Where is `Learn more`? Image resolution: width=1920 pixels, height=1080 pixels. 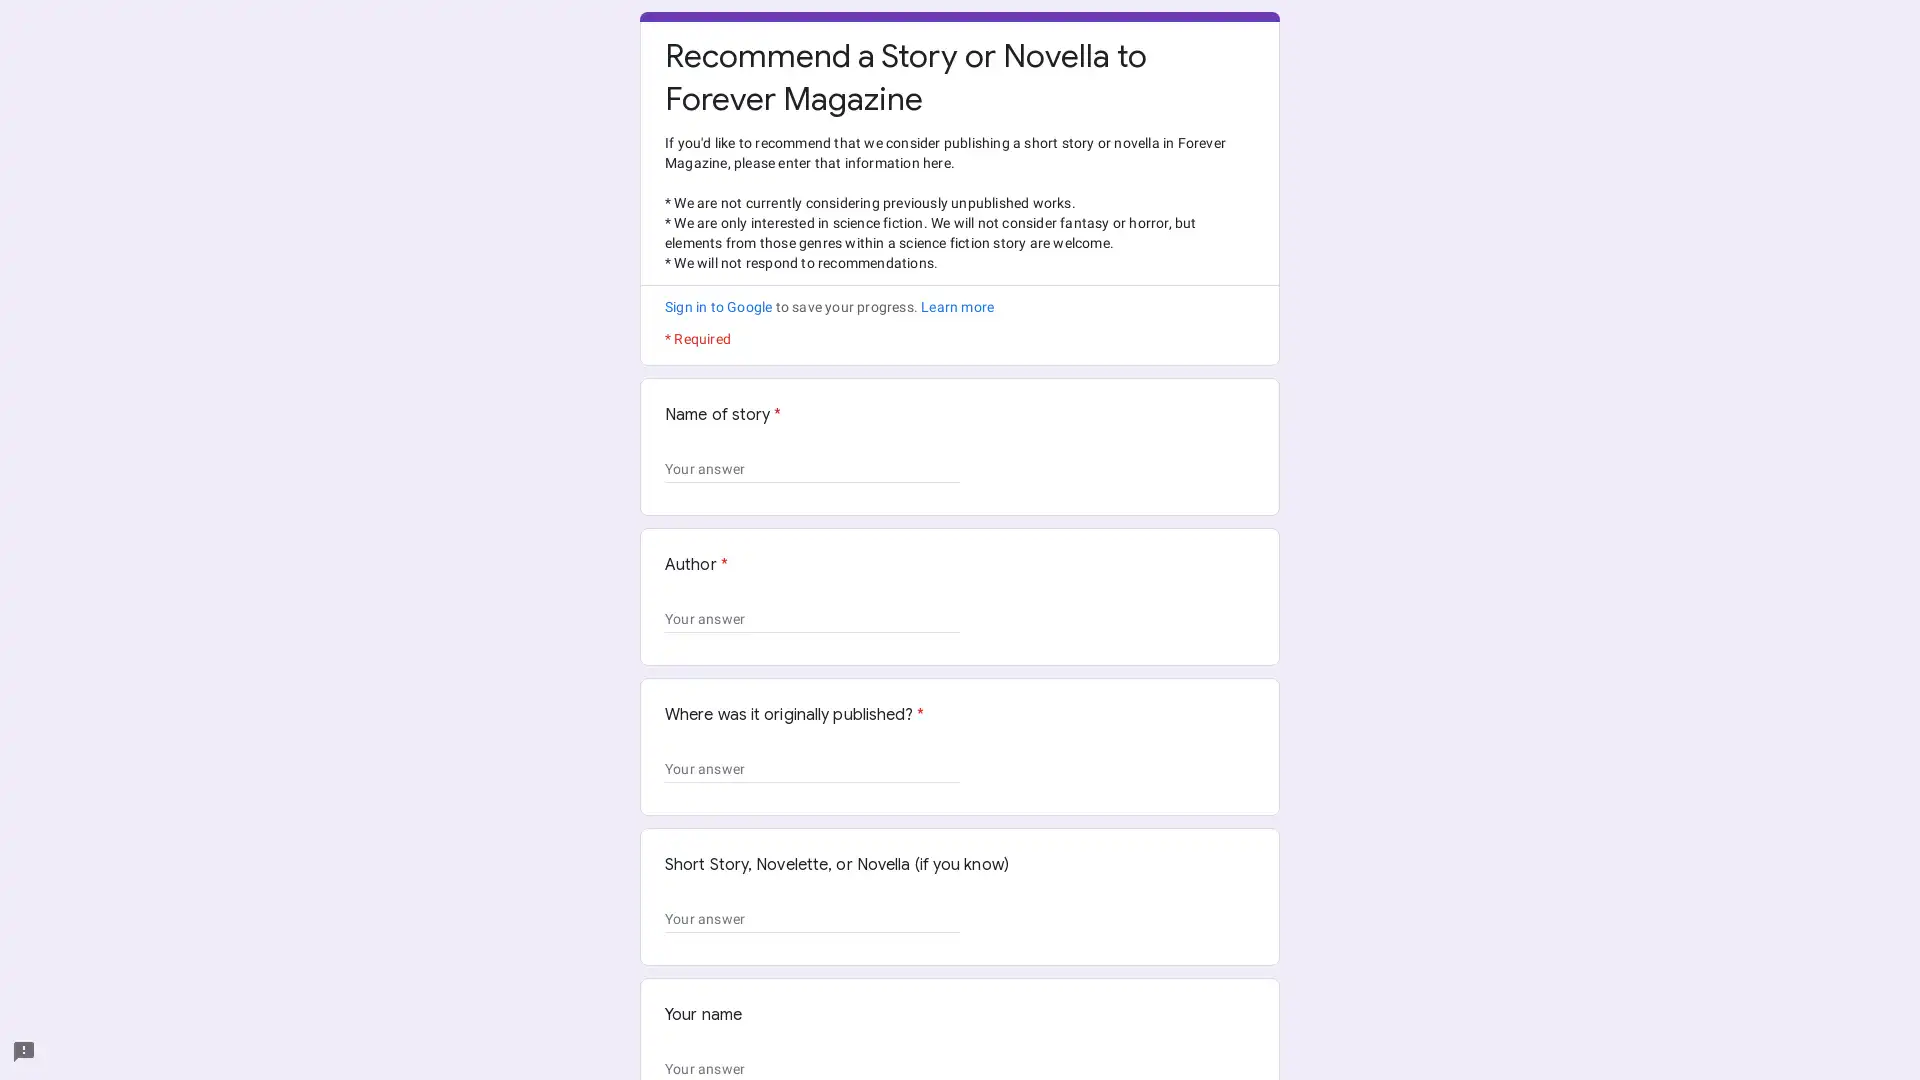
Learn more is located at coordinates (956, 307).